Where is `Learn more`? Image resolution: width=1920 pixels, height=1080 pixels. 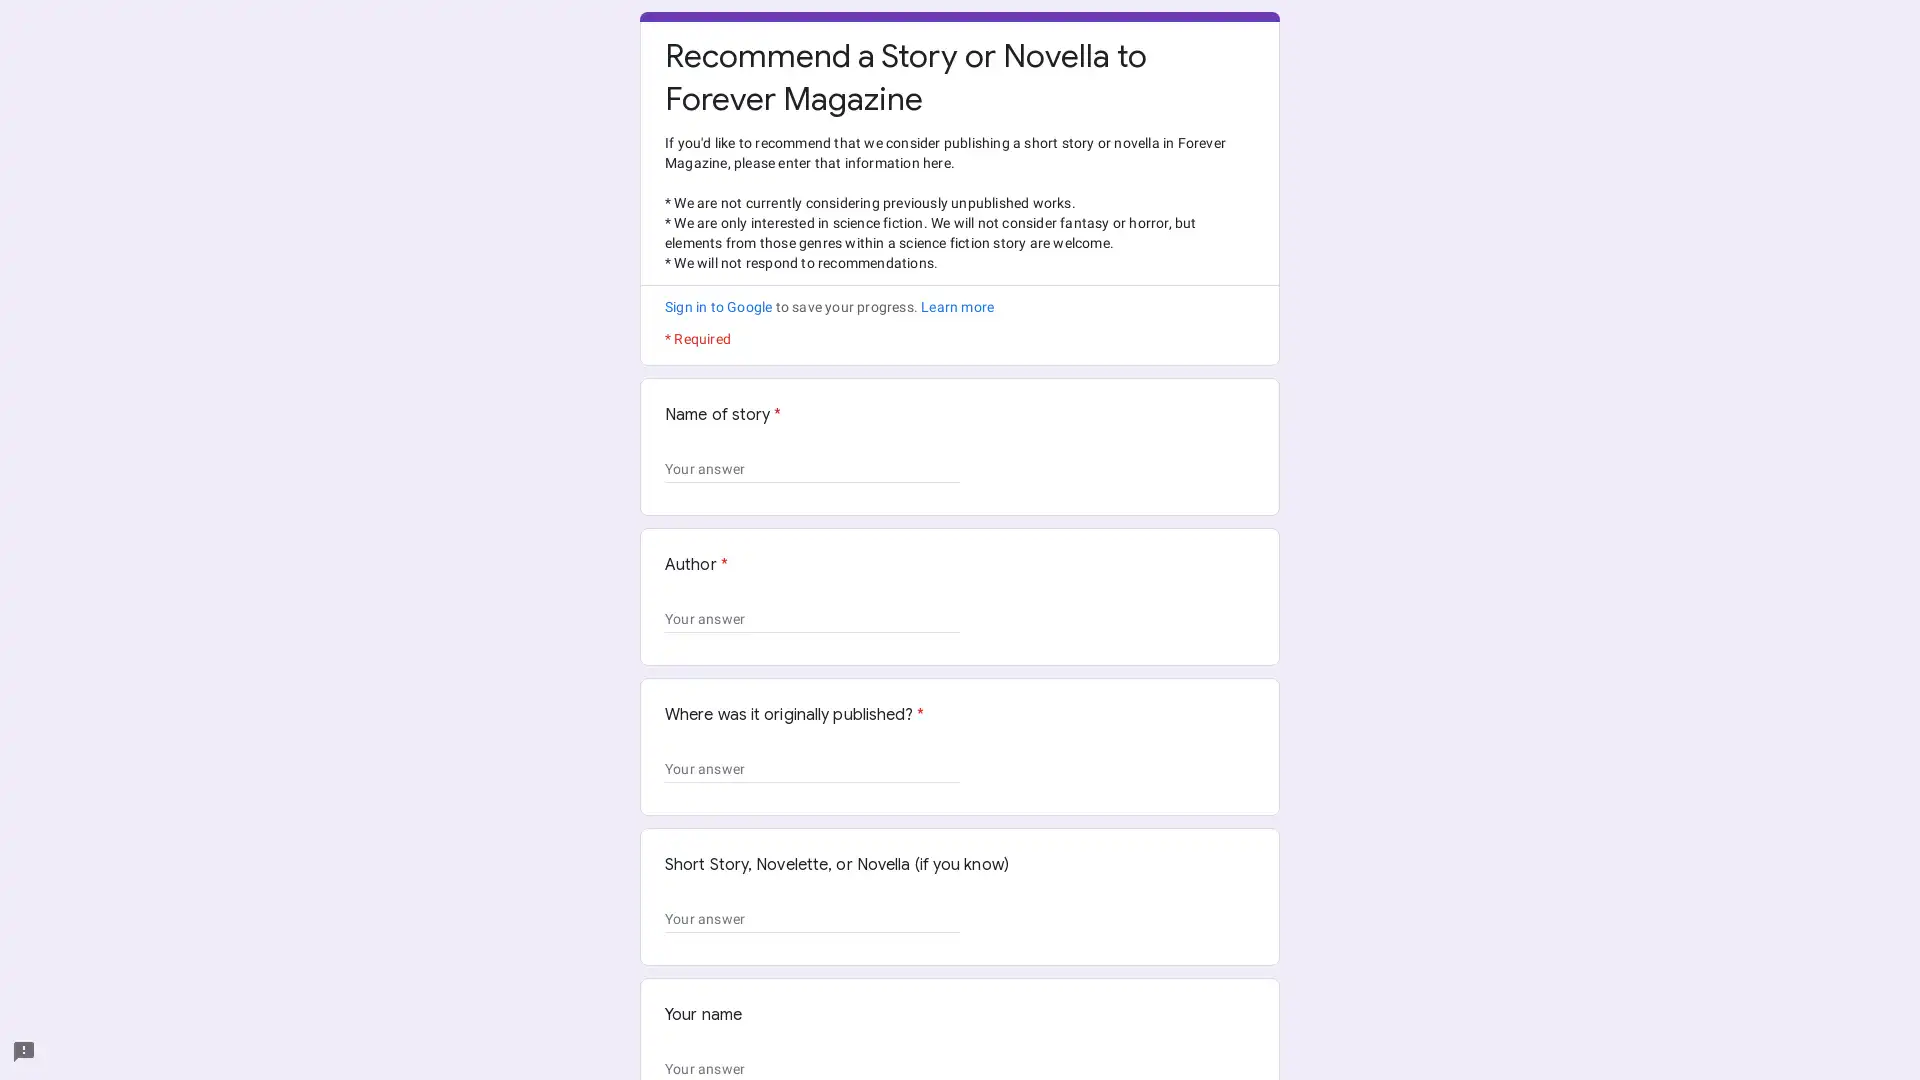
Learn more is located at coordinates (956, 307).